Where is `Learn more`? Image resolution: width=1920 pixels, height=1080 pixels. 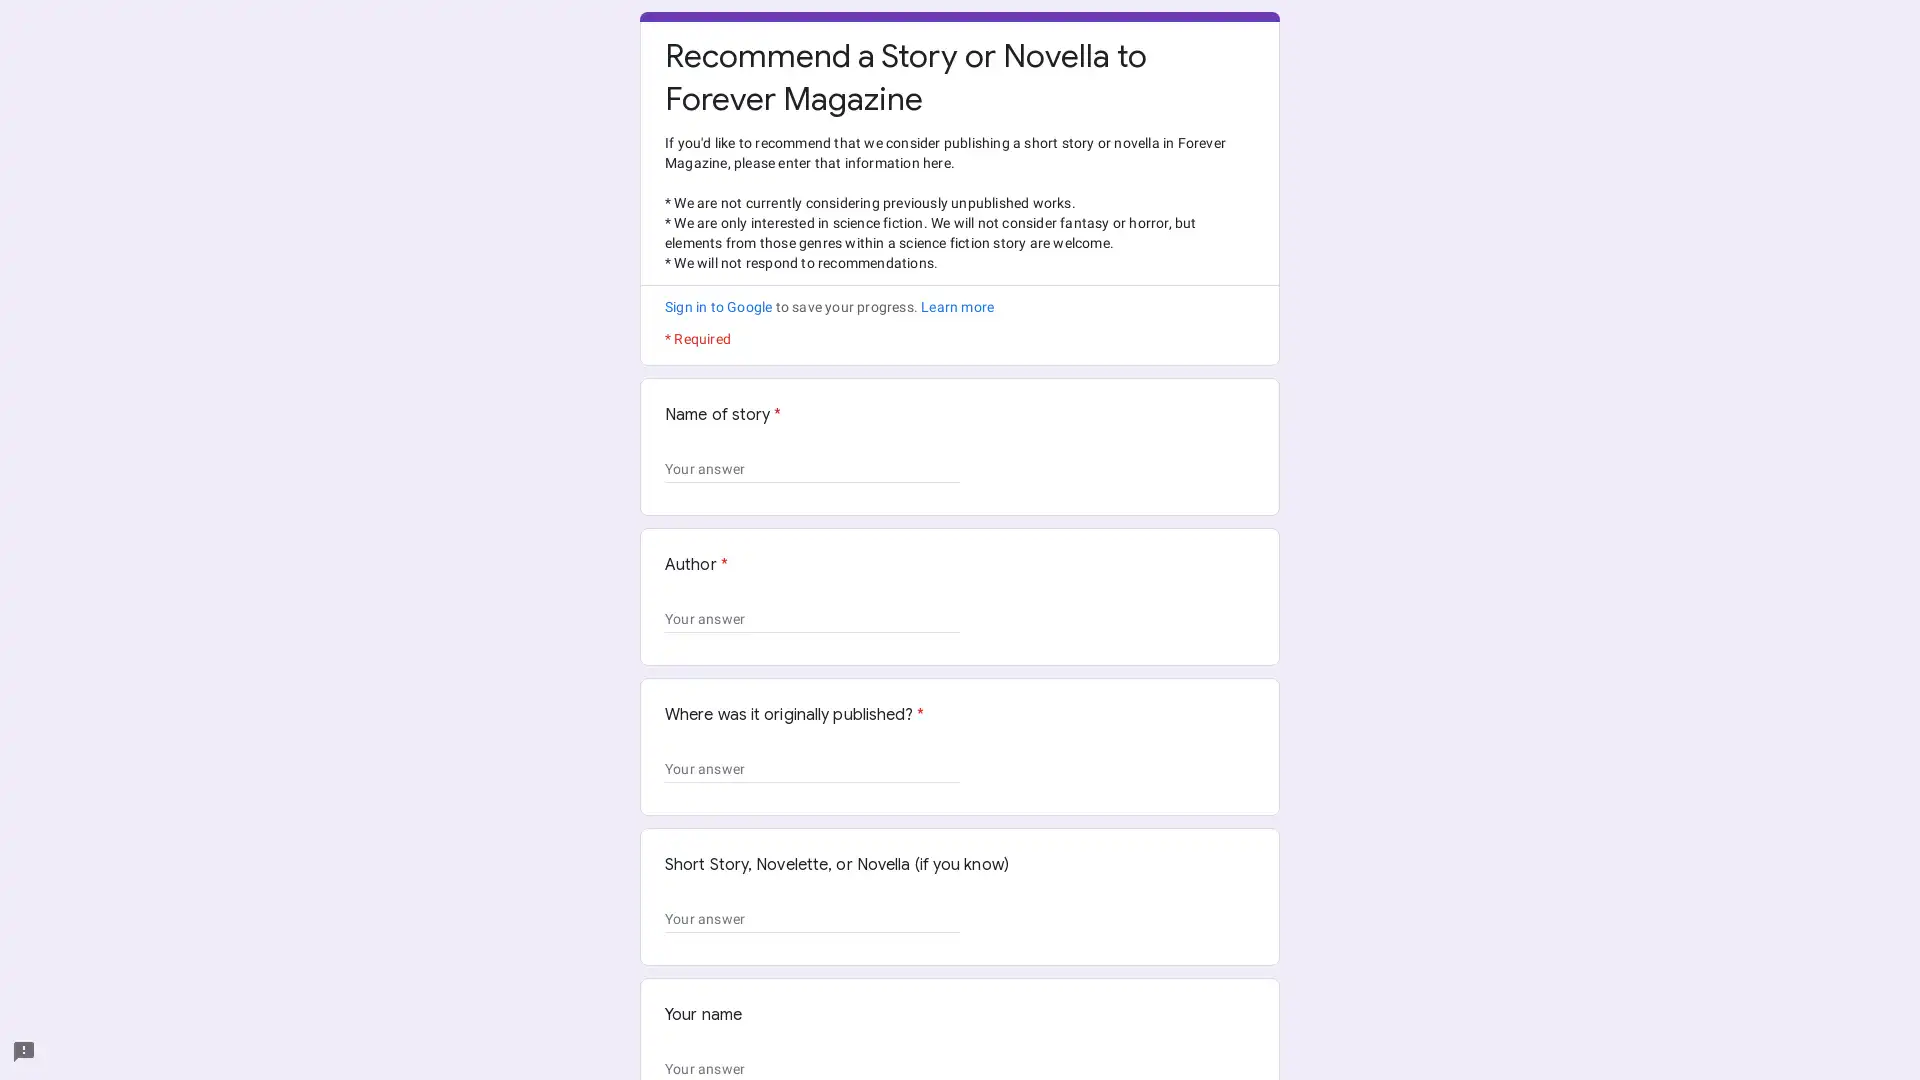
Learn more is located at coordinates (956, 307).